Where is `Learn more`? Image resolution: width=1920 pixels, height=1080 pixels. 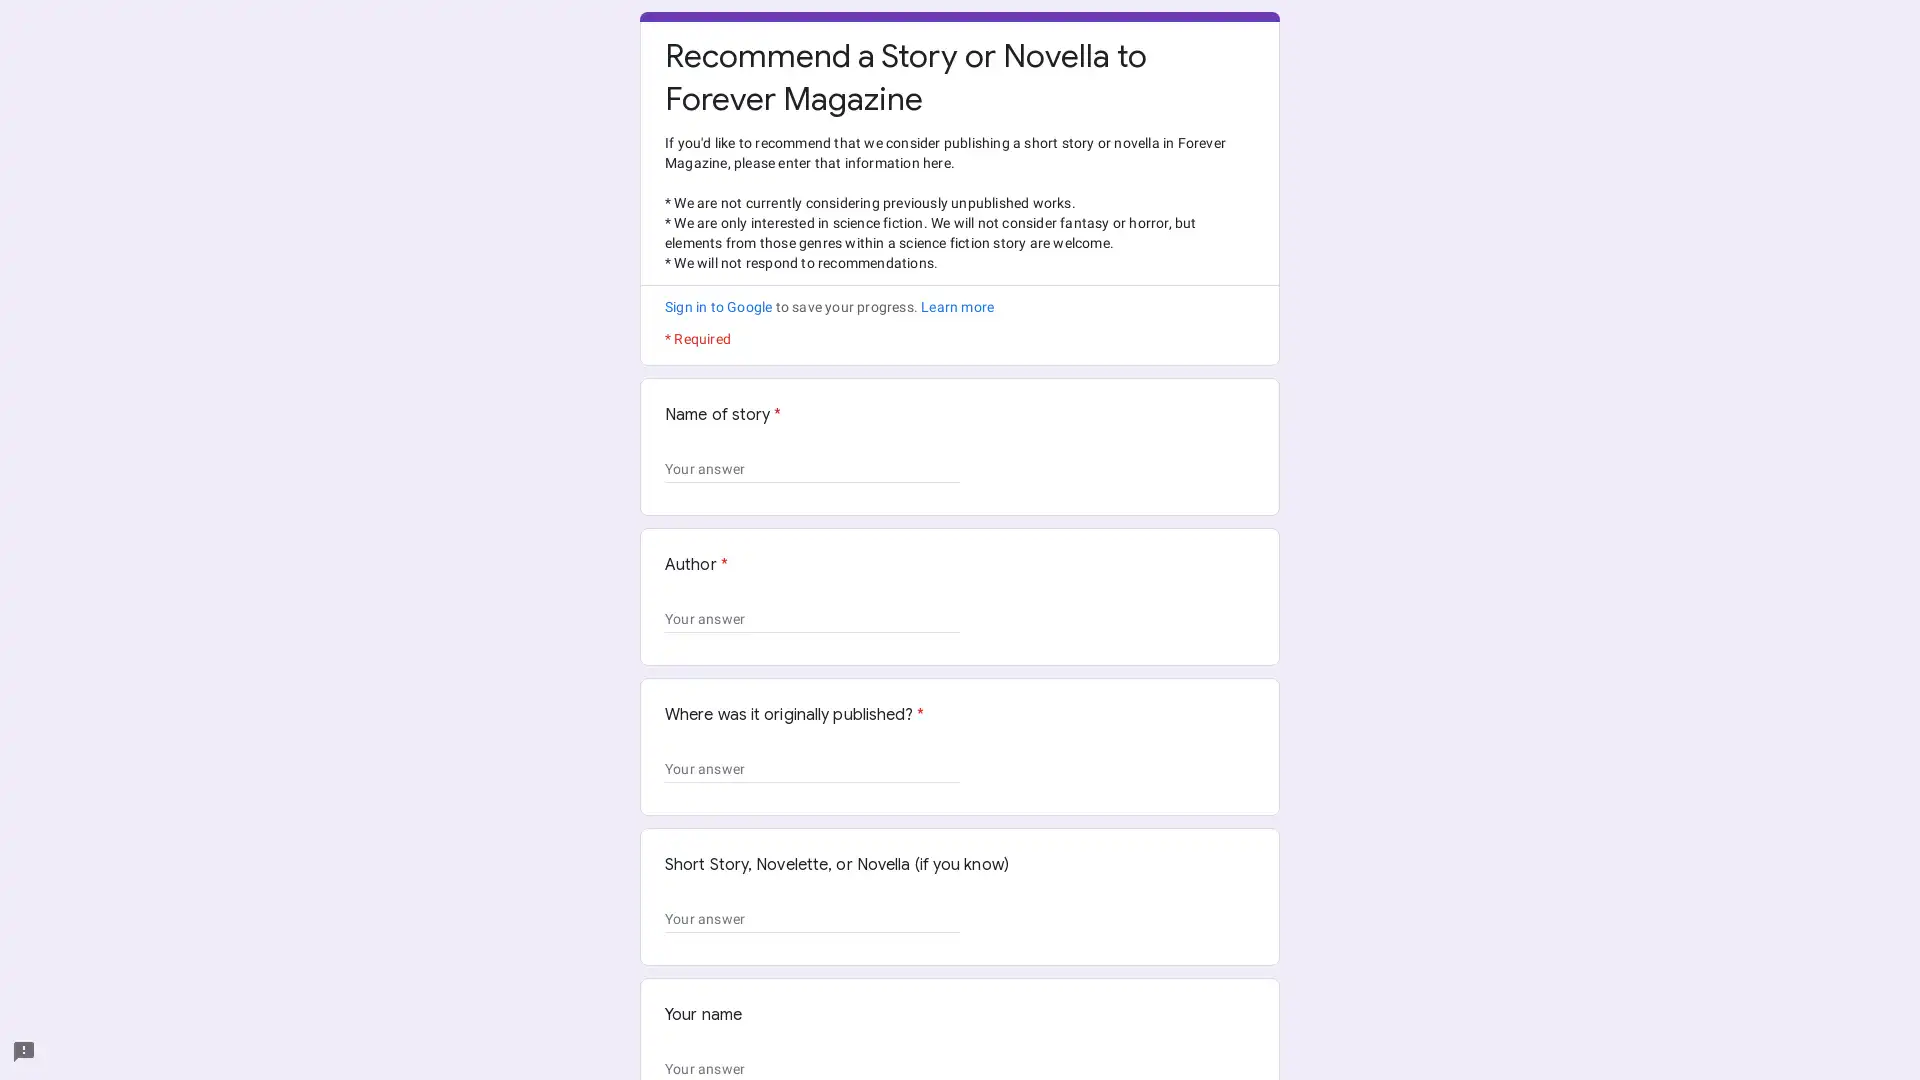
Learn more is located at coordinates (956, 307).